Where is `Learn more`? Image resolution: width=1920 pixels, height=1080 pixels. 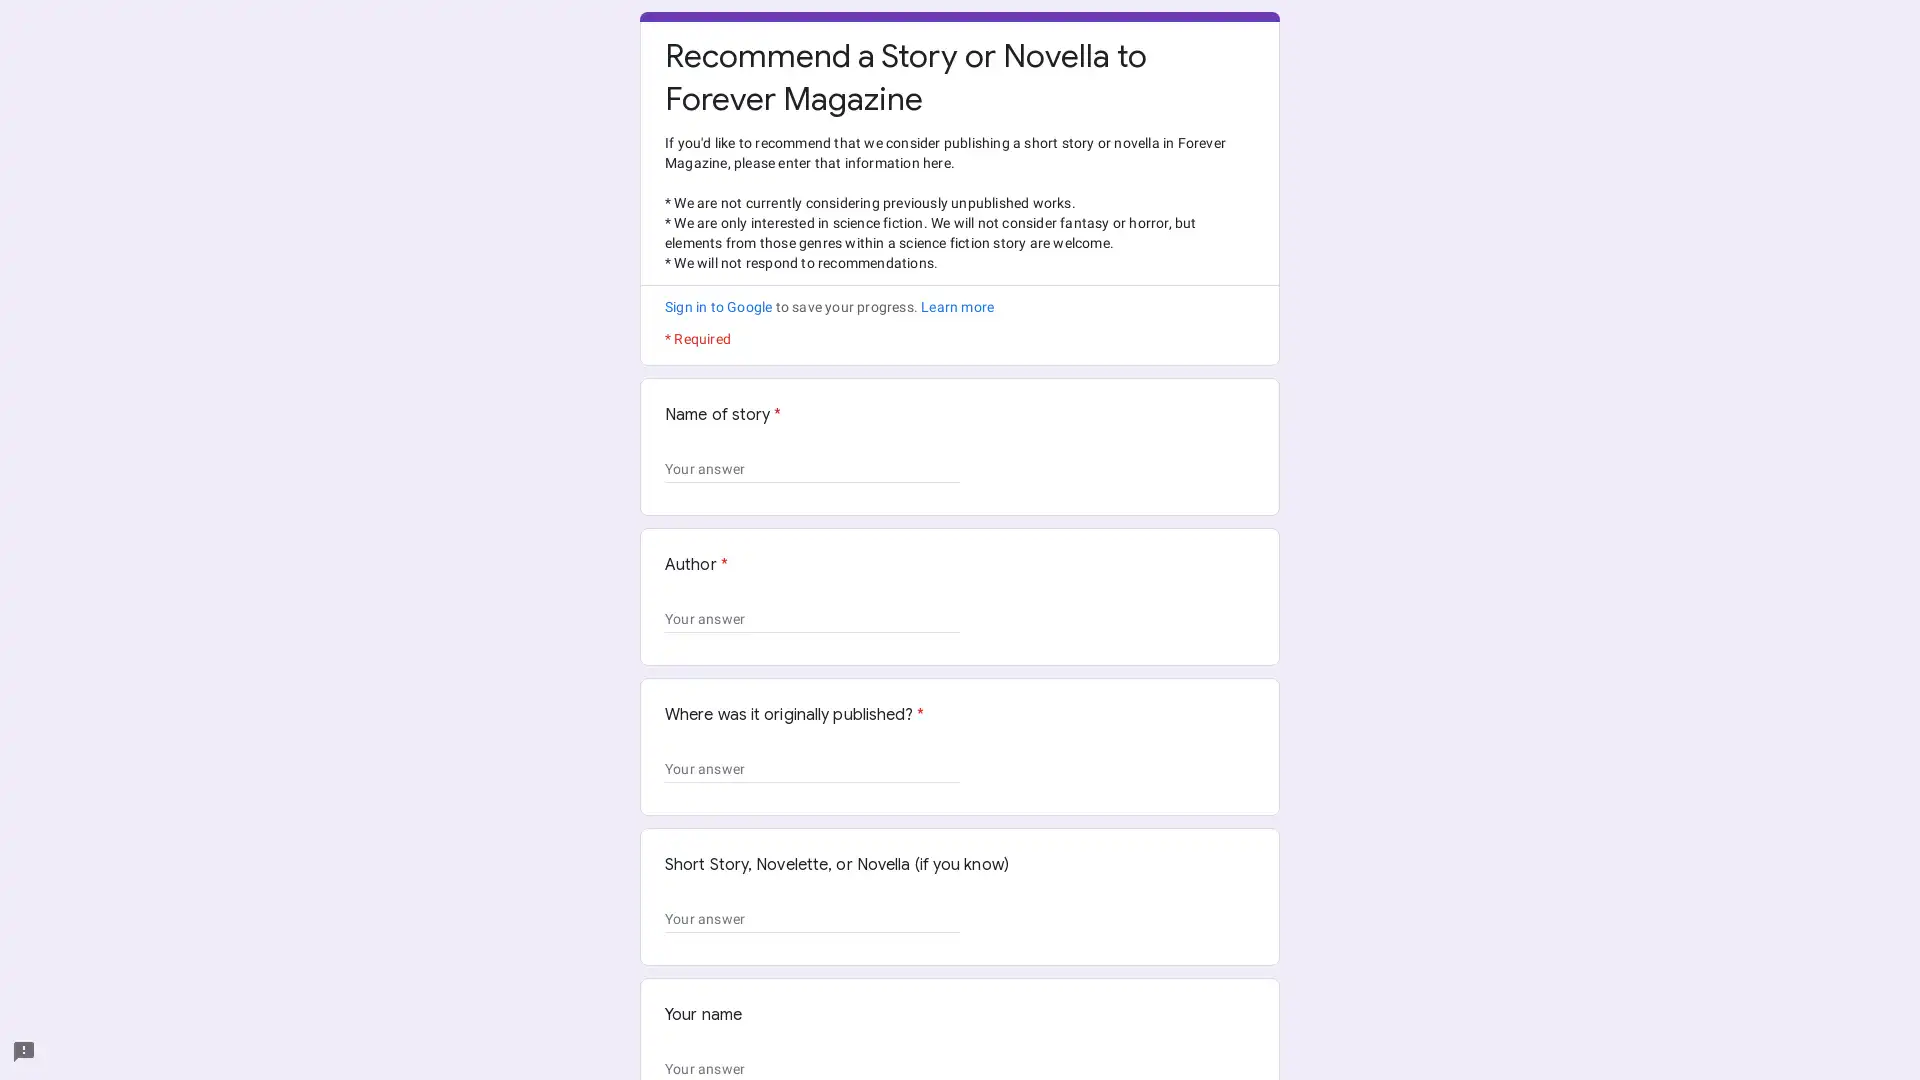
Learn more is located at coordinates (956, 307).